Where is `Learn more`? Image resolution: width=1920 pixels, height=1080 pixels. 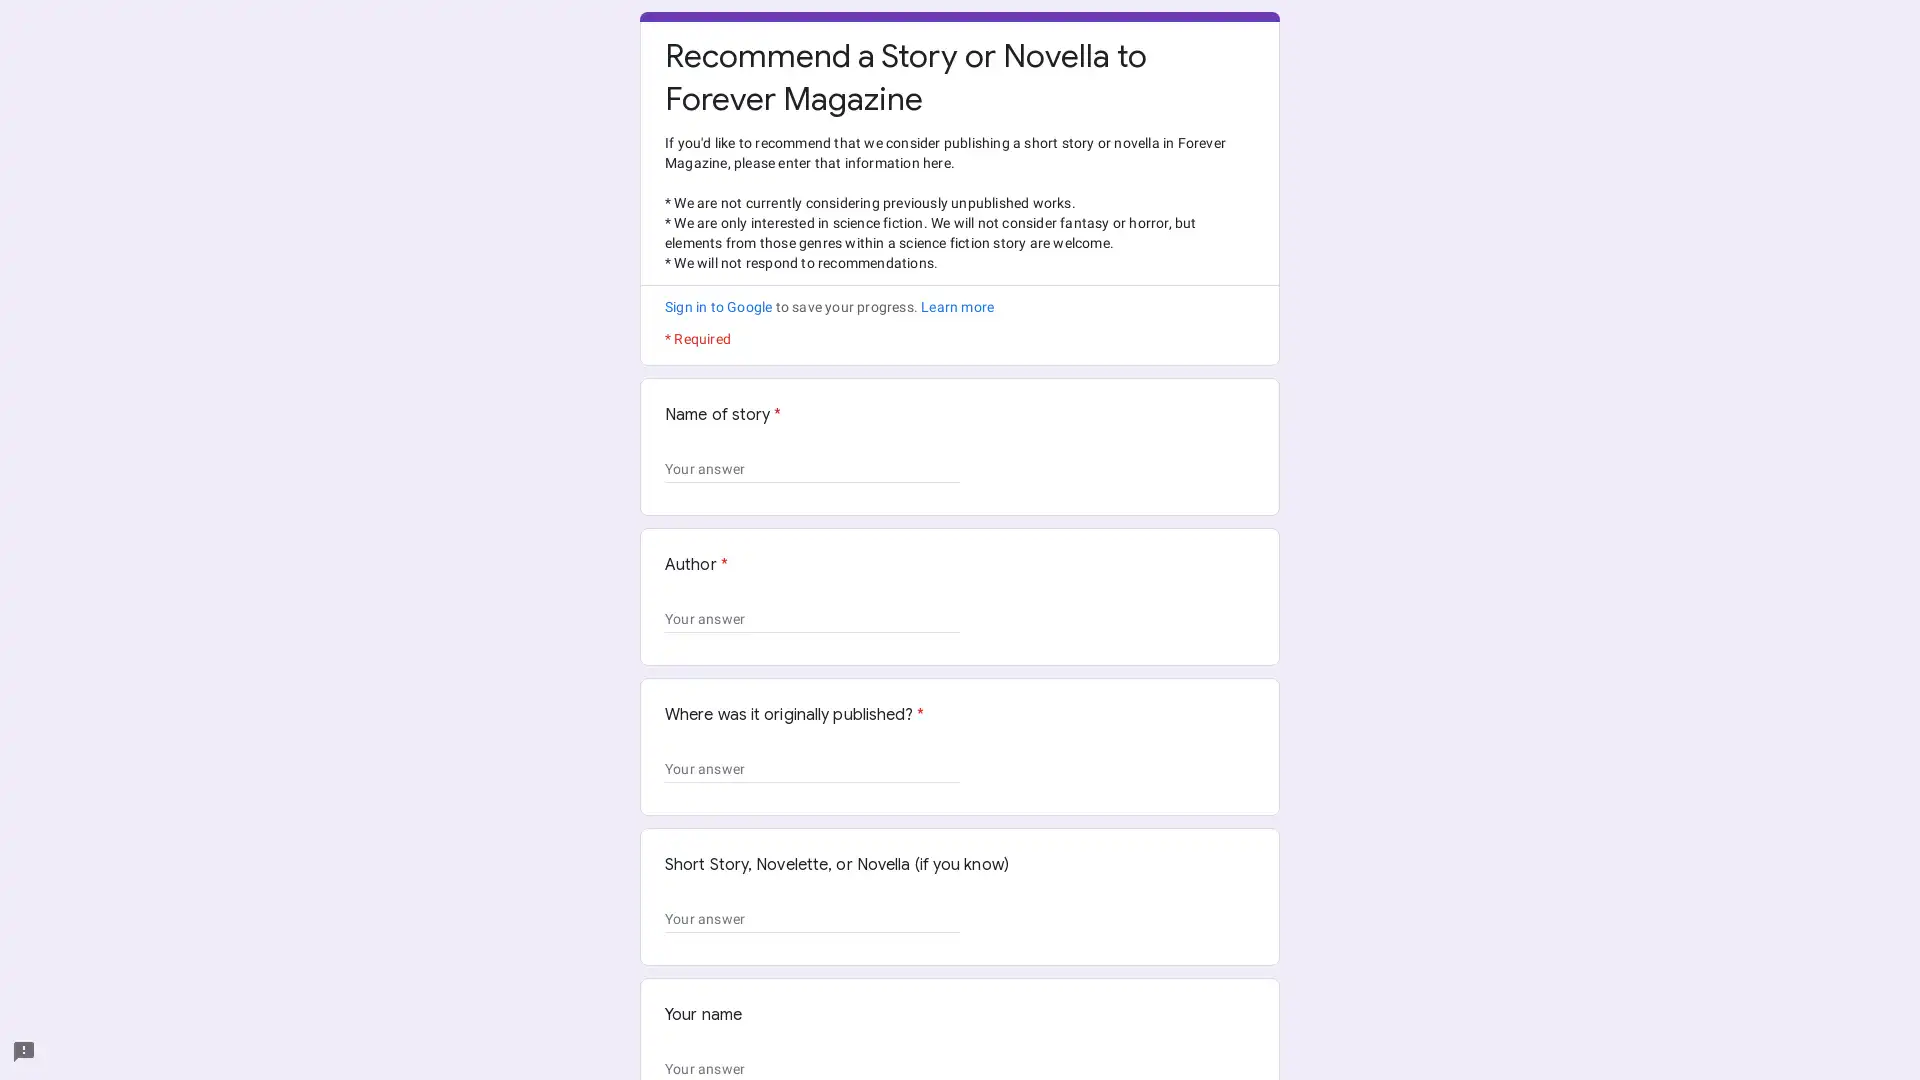
Learn more is located at coordinates (956, 307).